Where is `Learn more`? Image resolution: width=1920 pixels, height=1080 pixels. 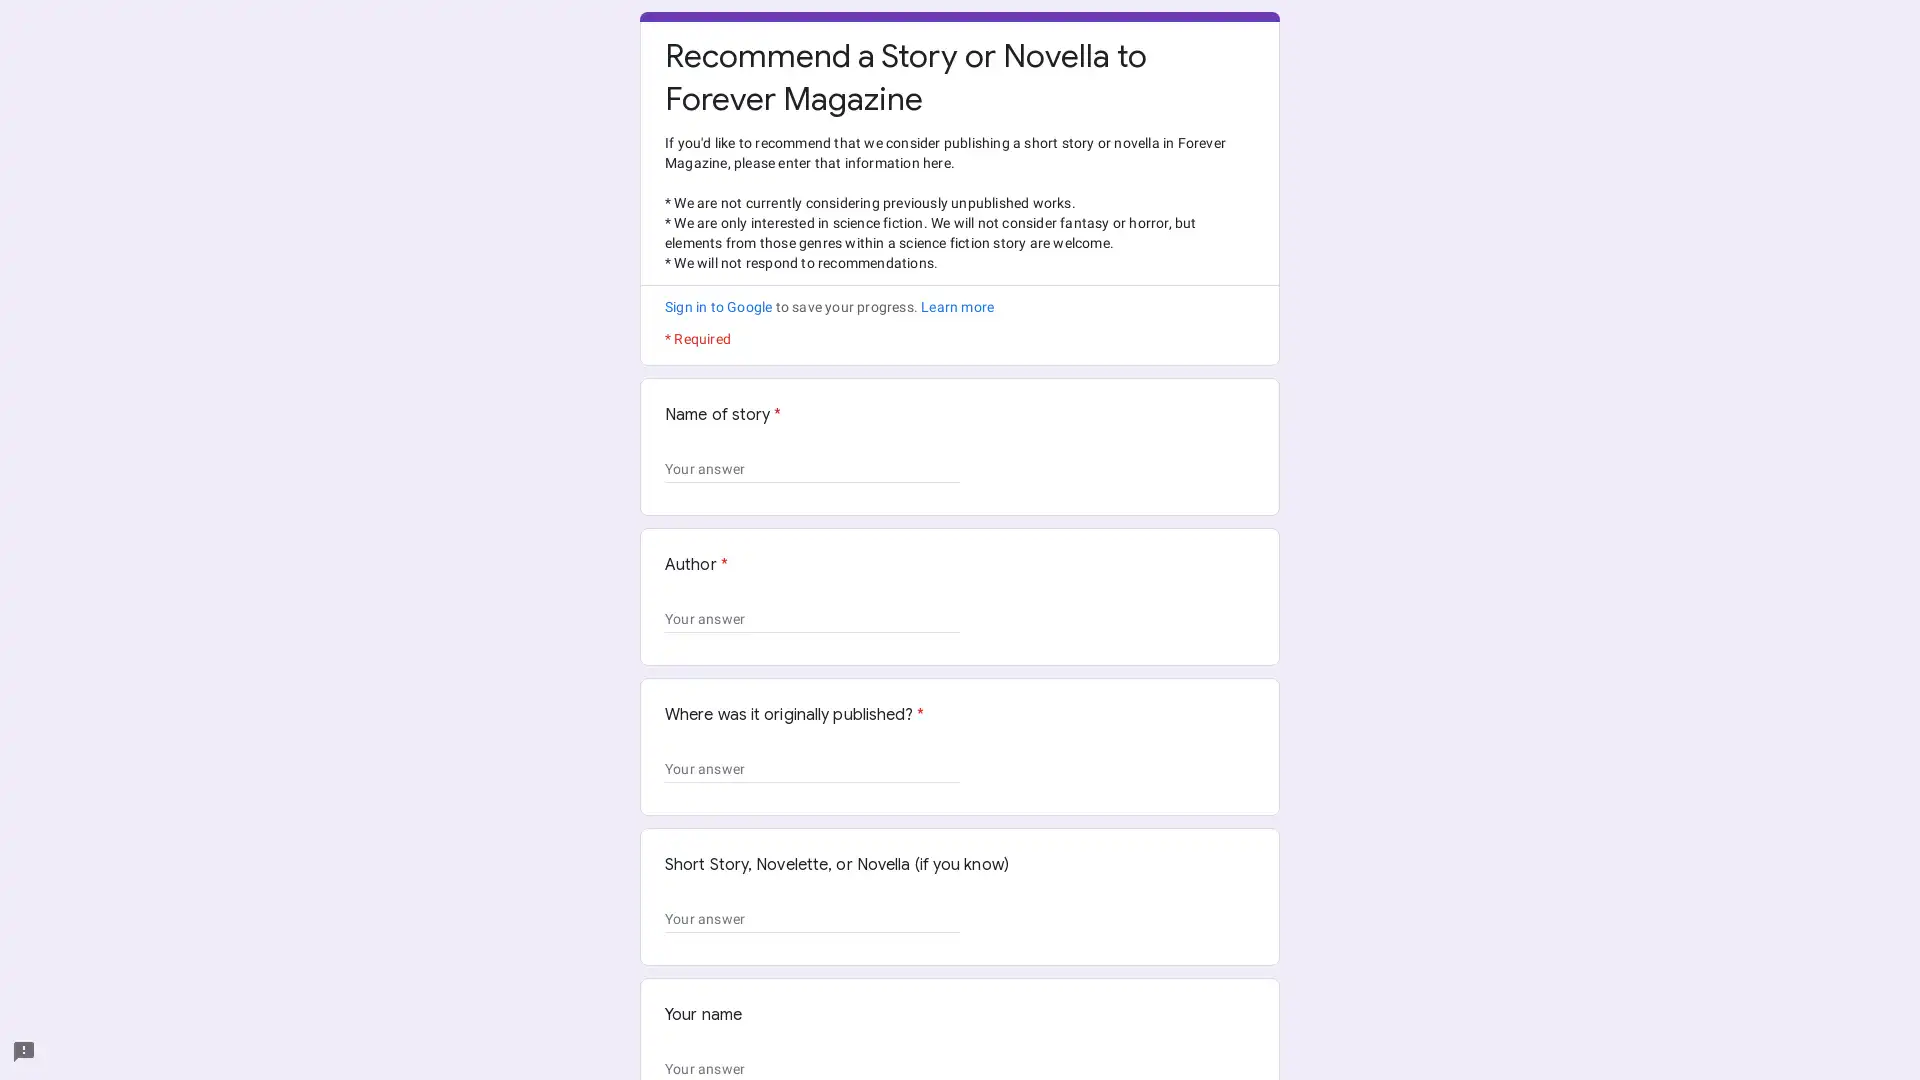
Learn more is located at coordinates (956, 307).